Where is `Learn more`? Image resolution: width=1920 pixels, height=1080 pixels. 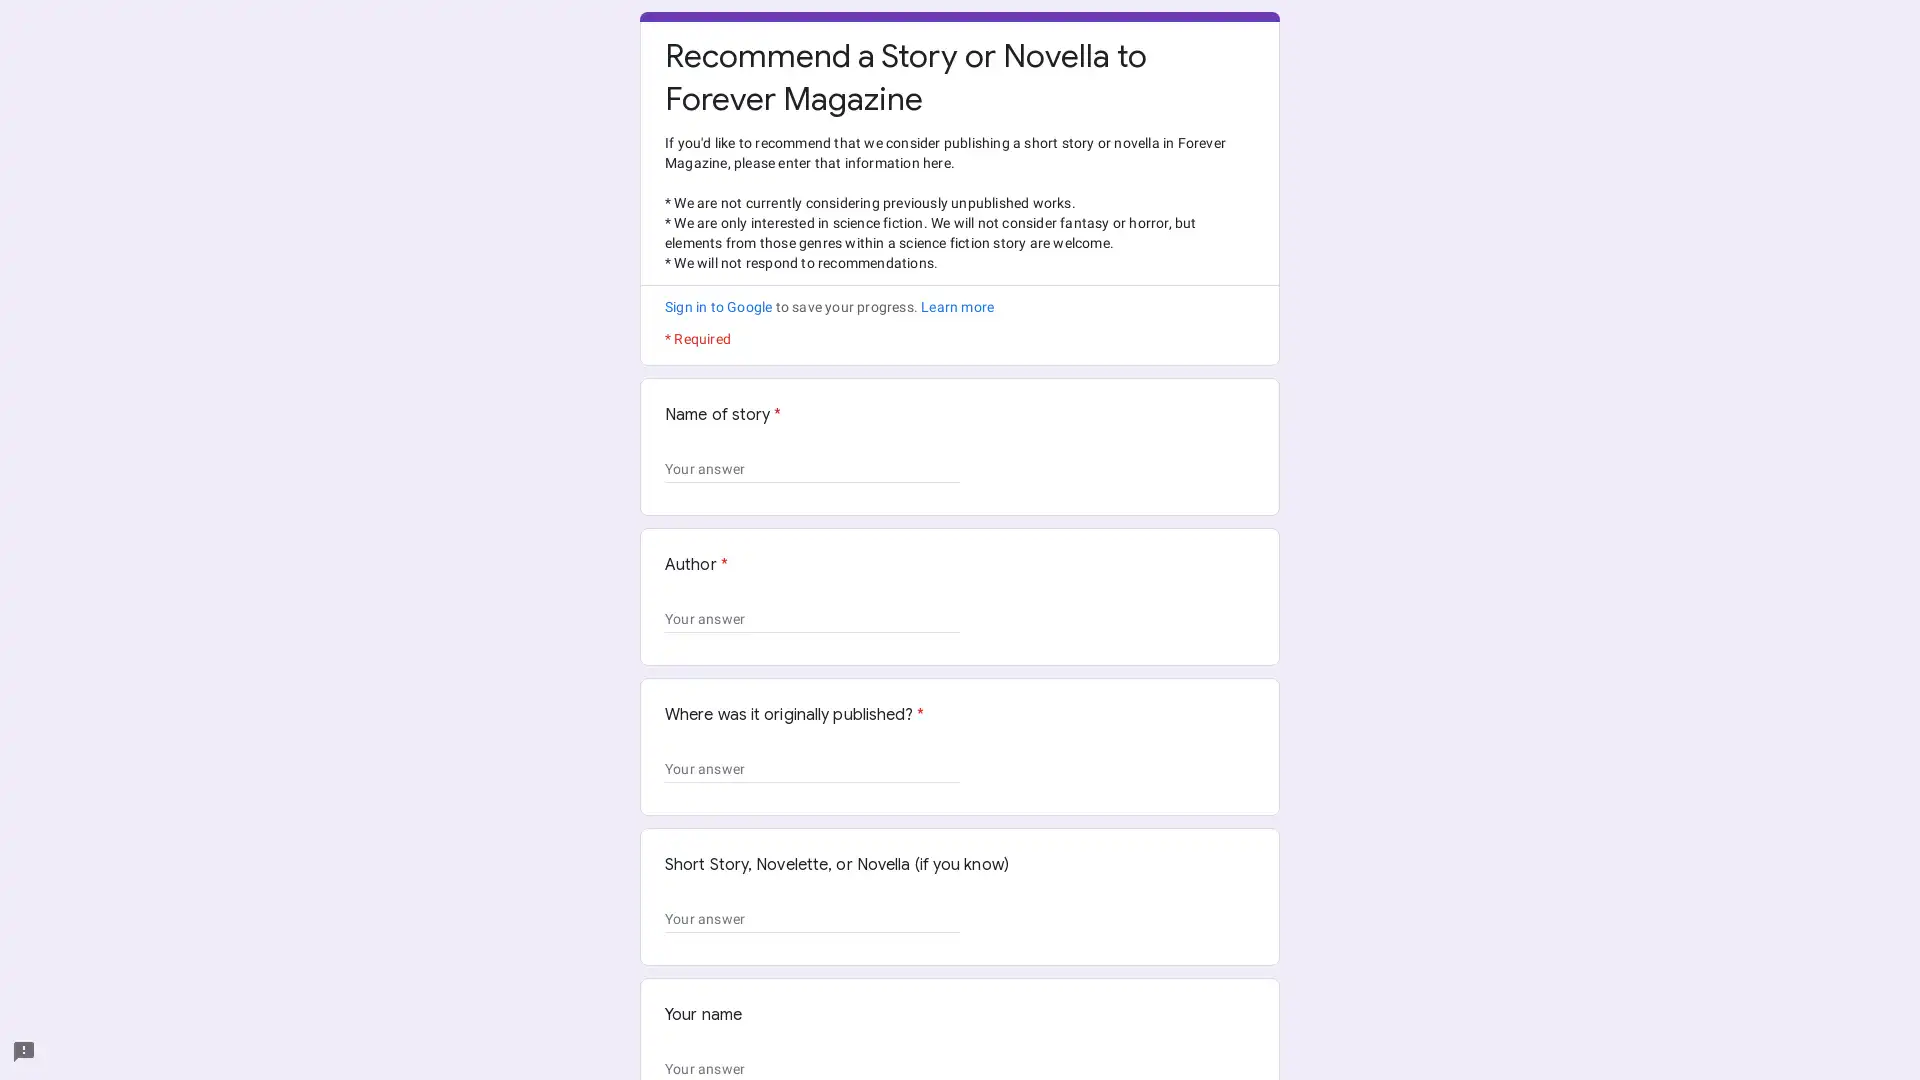
Learn more is located at coordinates (956, 307).